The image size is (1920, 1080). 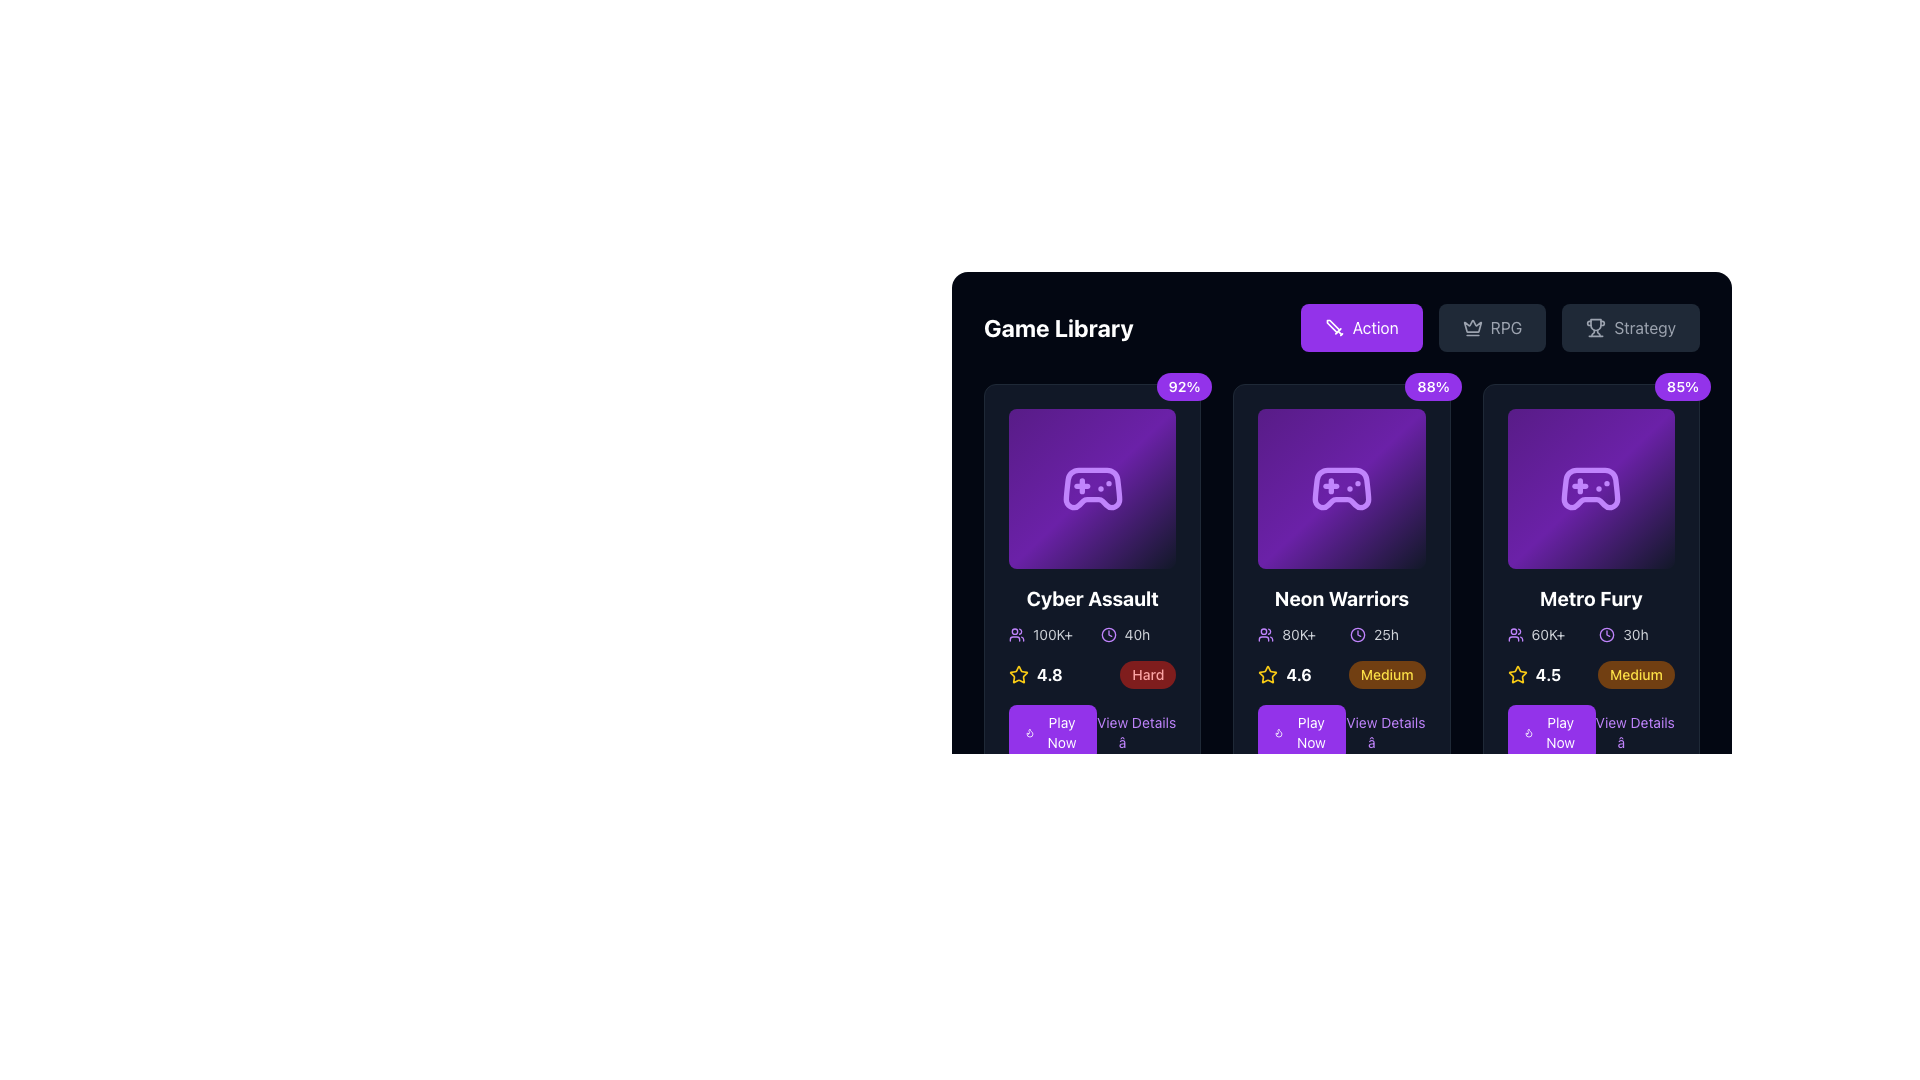 What do you see at coordinates (1051, 732) in the screenshot?
I see `the button that starts or accesses the game 'Cyber Assault' to observe the color change effect` at bounding box center [1051, 732].